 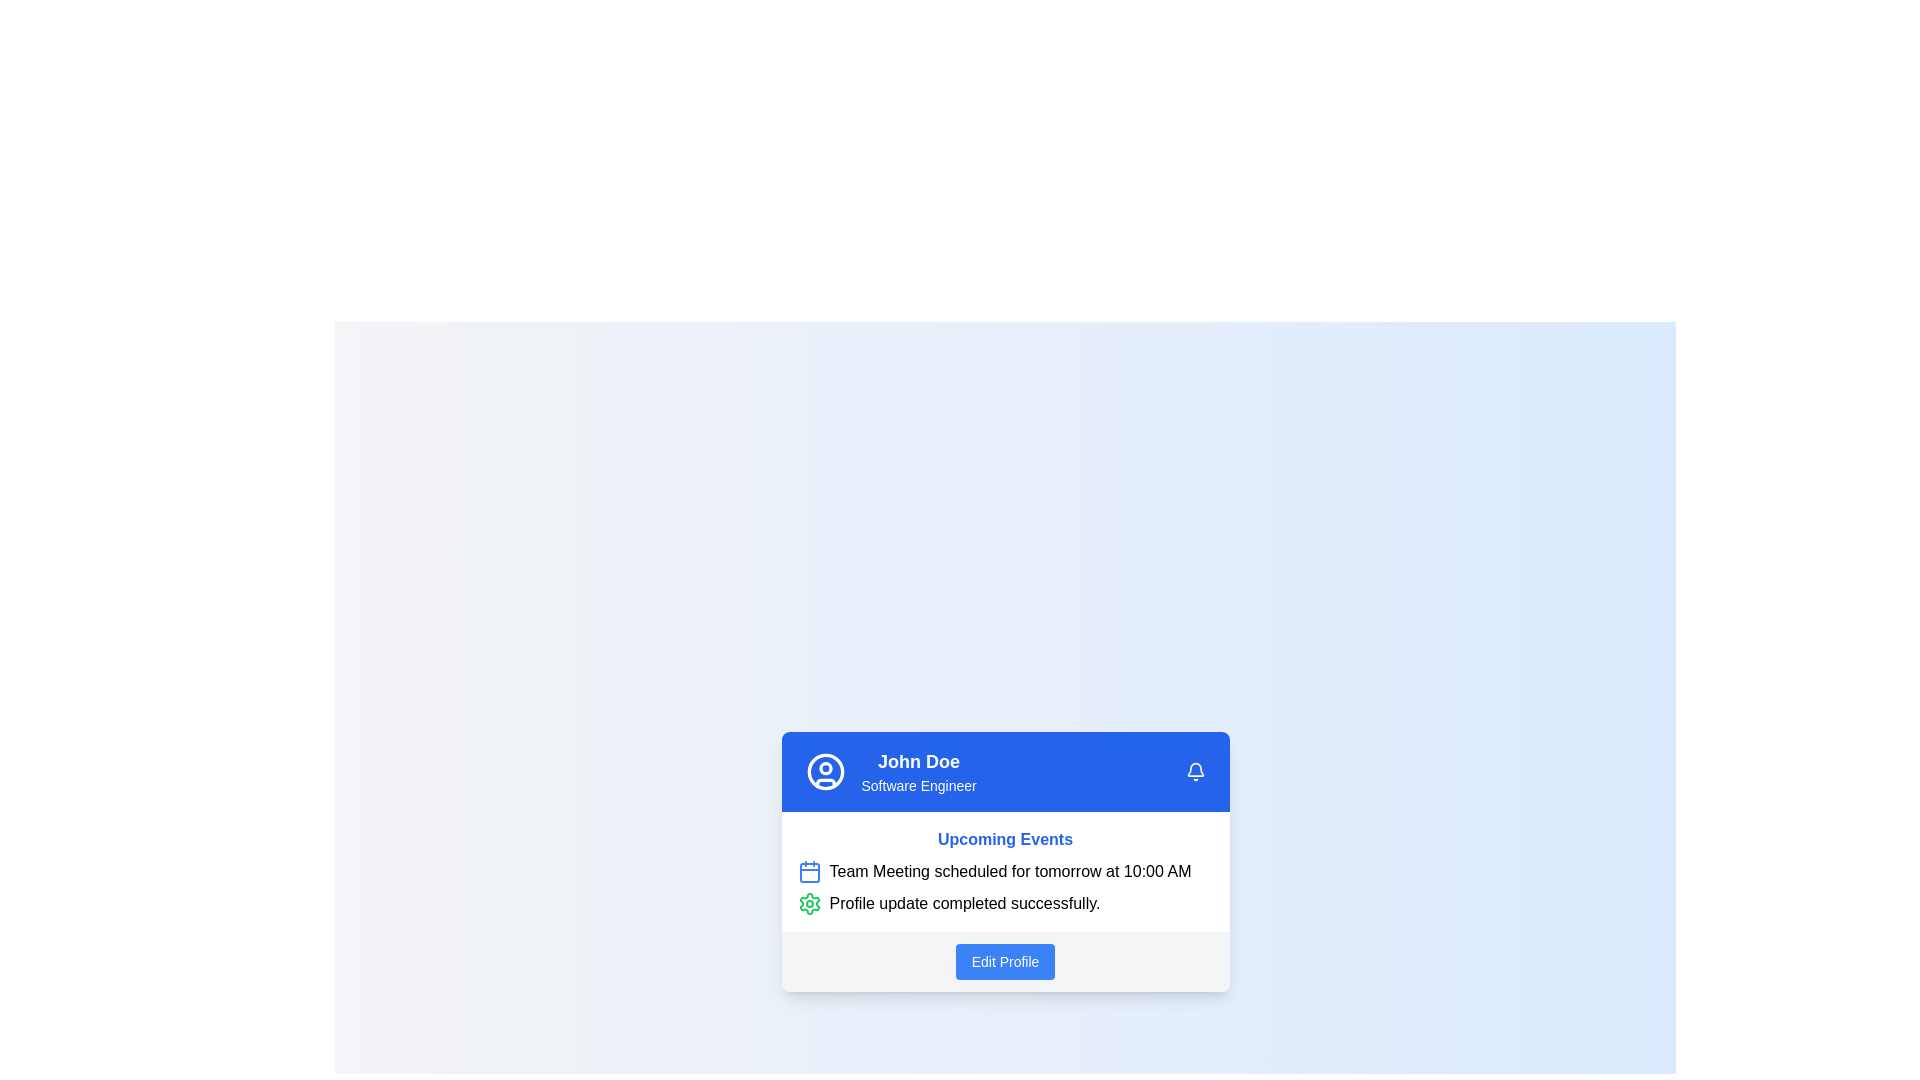 What do you see at coordinates (1010, 870) in the screenshot?
I see `the text label displaying the upcoming event's description and timing, which is the first item in the 'Upcoming Events' section, aligned with a blue calendar icon to its left` at bounding box center [1010, 870].